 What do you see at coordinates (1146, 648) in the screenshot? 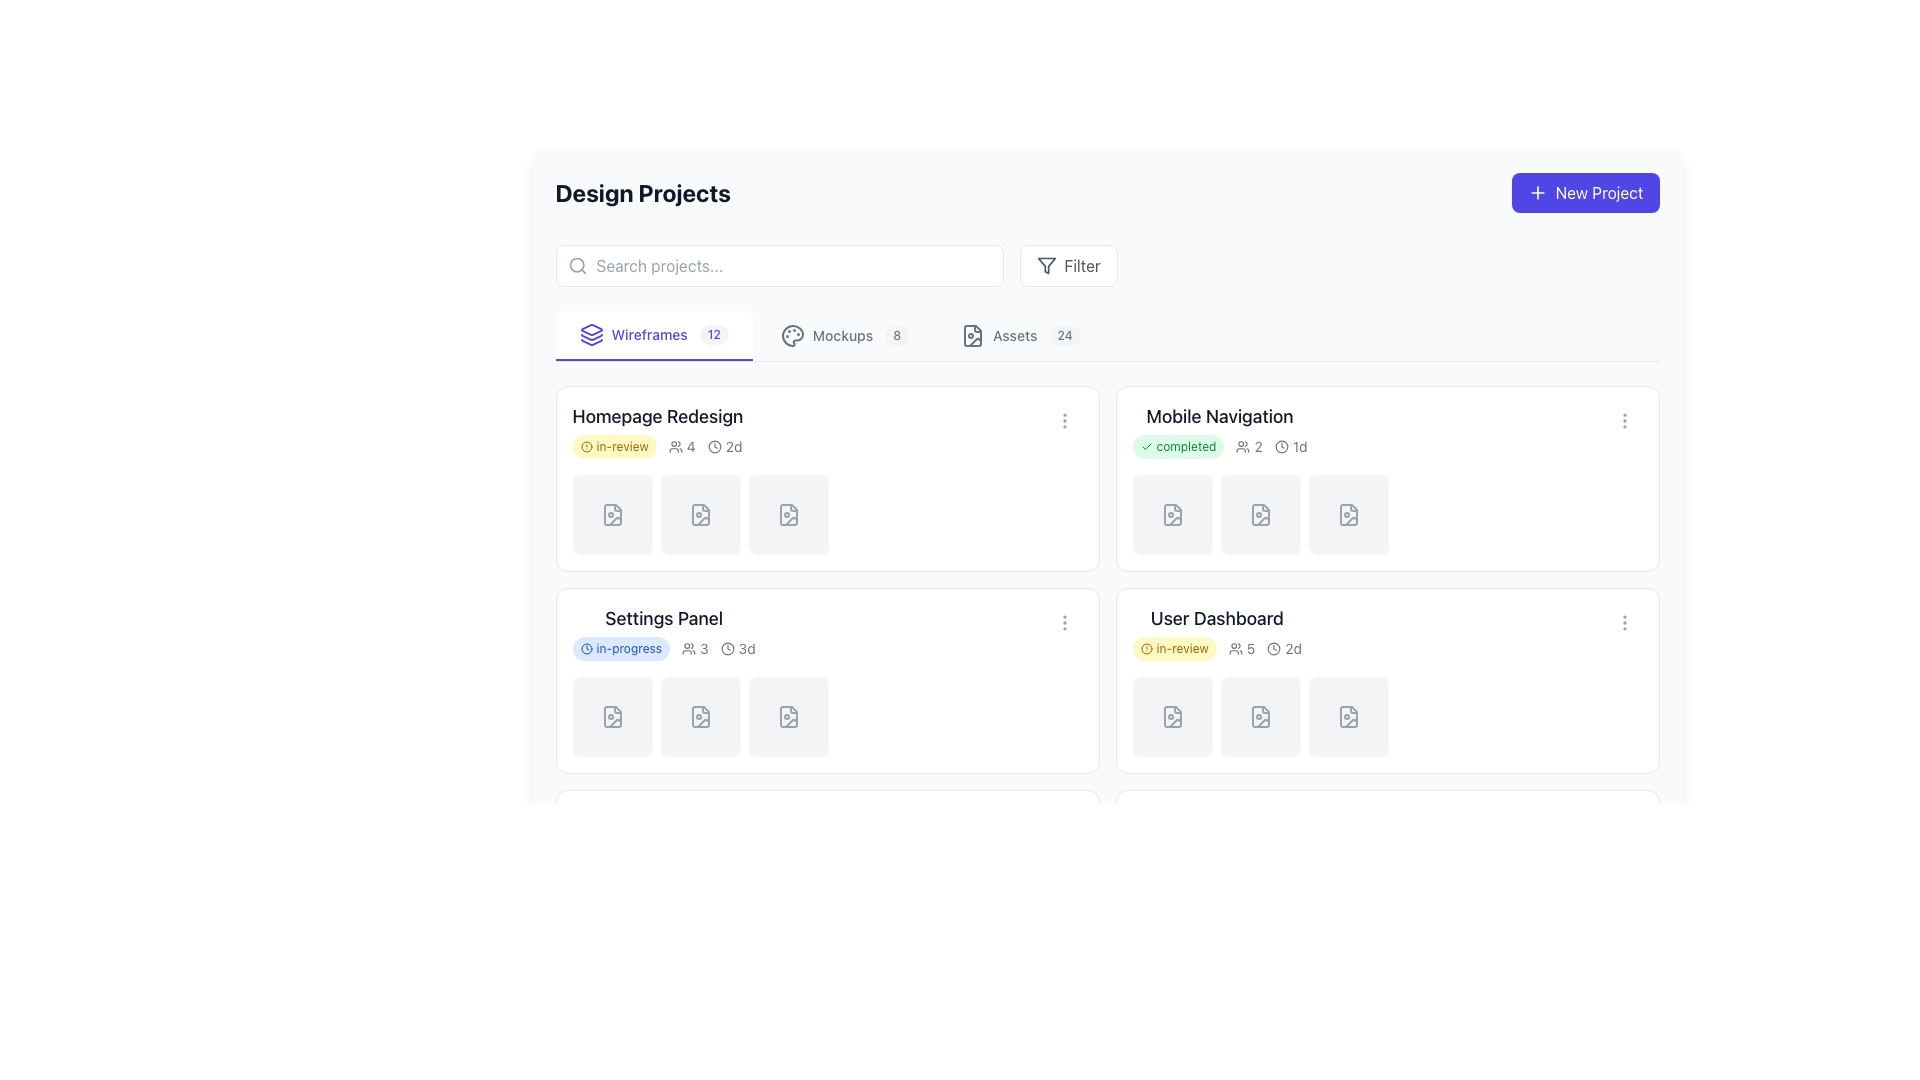
I see `the visual indicator icon located in the top-left corner of the User Dashboard, which signifies a specific state related to the adjacent 'in-review' label` at bounding box center [1146, 648].